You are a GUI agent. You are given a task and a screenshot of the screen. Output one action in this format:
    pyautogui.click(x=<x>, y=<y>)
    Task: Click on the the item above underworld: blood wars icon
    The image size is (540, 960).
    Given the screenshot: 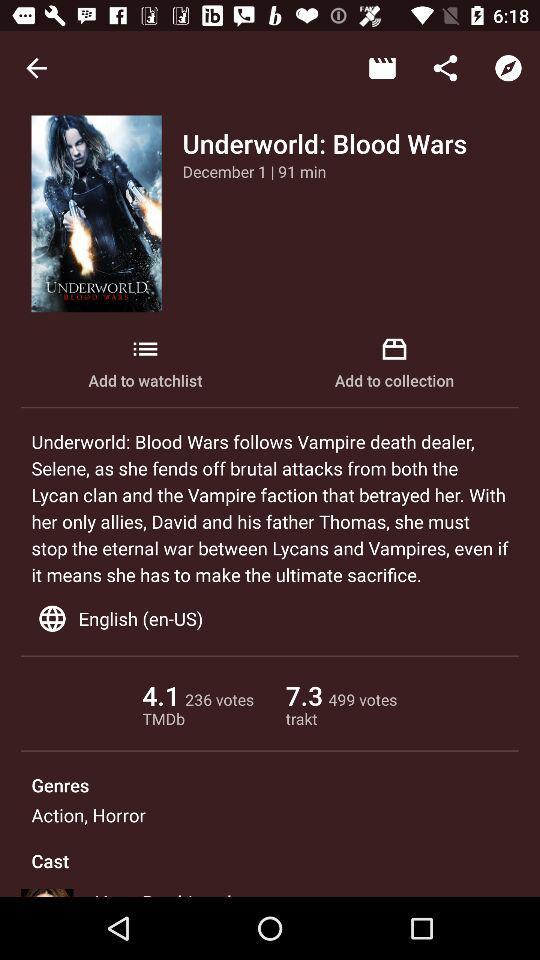 What is the action you would take?
    pyautogui.click(x=382, y=68)
    